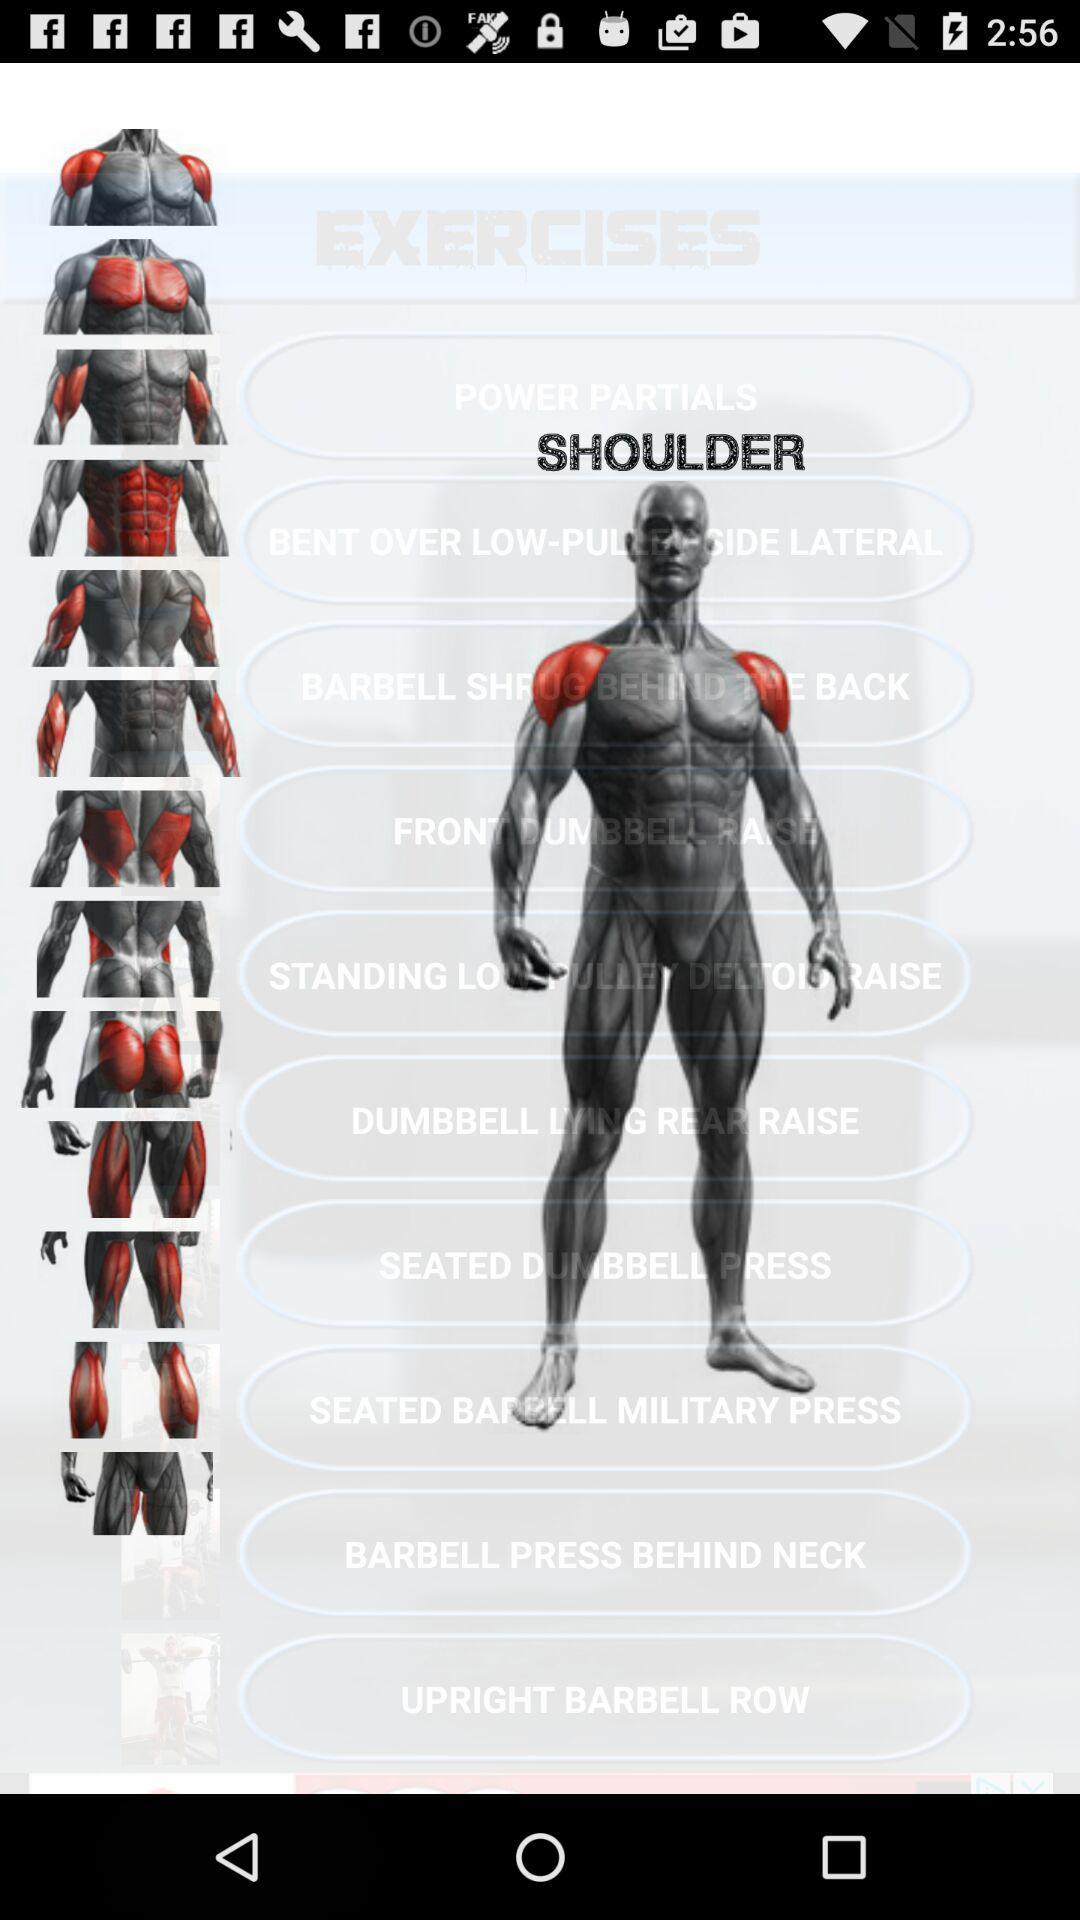  Describe the element at coordinates (131, 610) in the screenshot. I see `different workout body region` at that location.